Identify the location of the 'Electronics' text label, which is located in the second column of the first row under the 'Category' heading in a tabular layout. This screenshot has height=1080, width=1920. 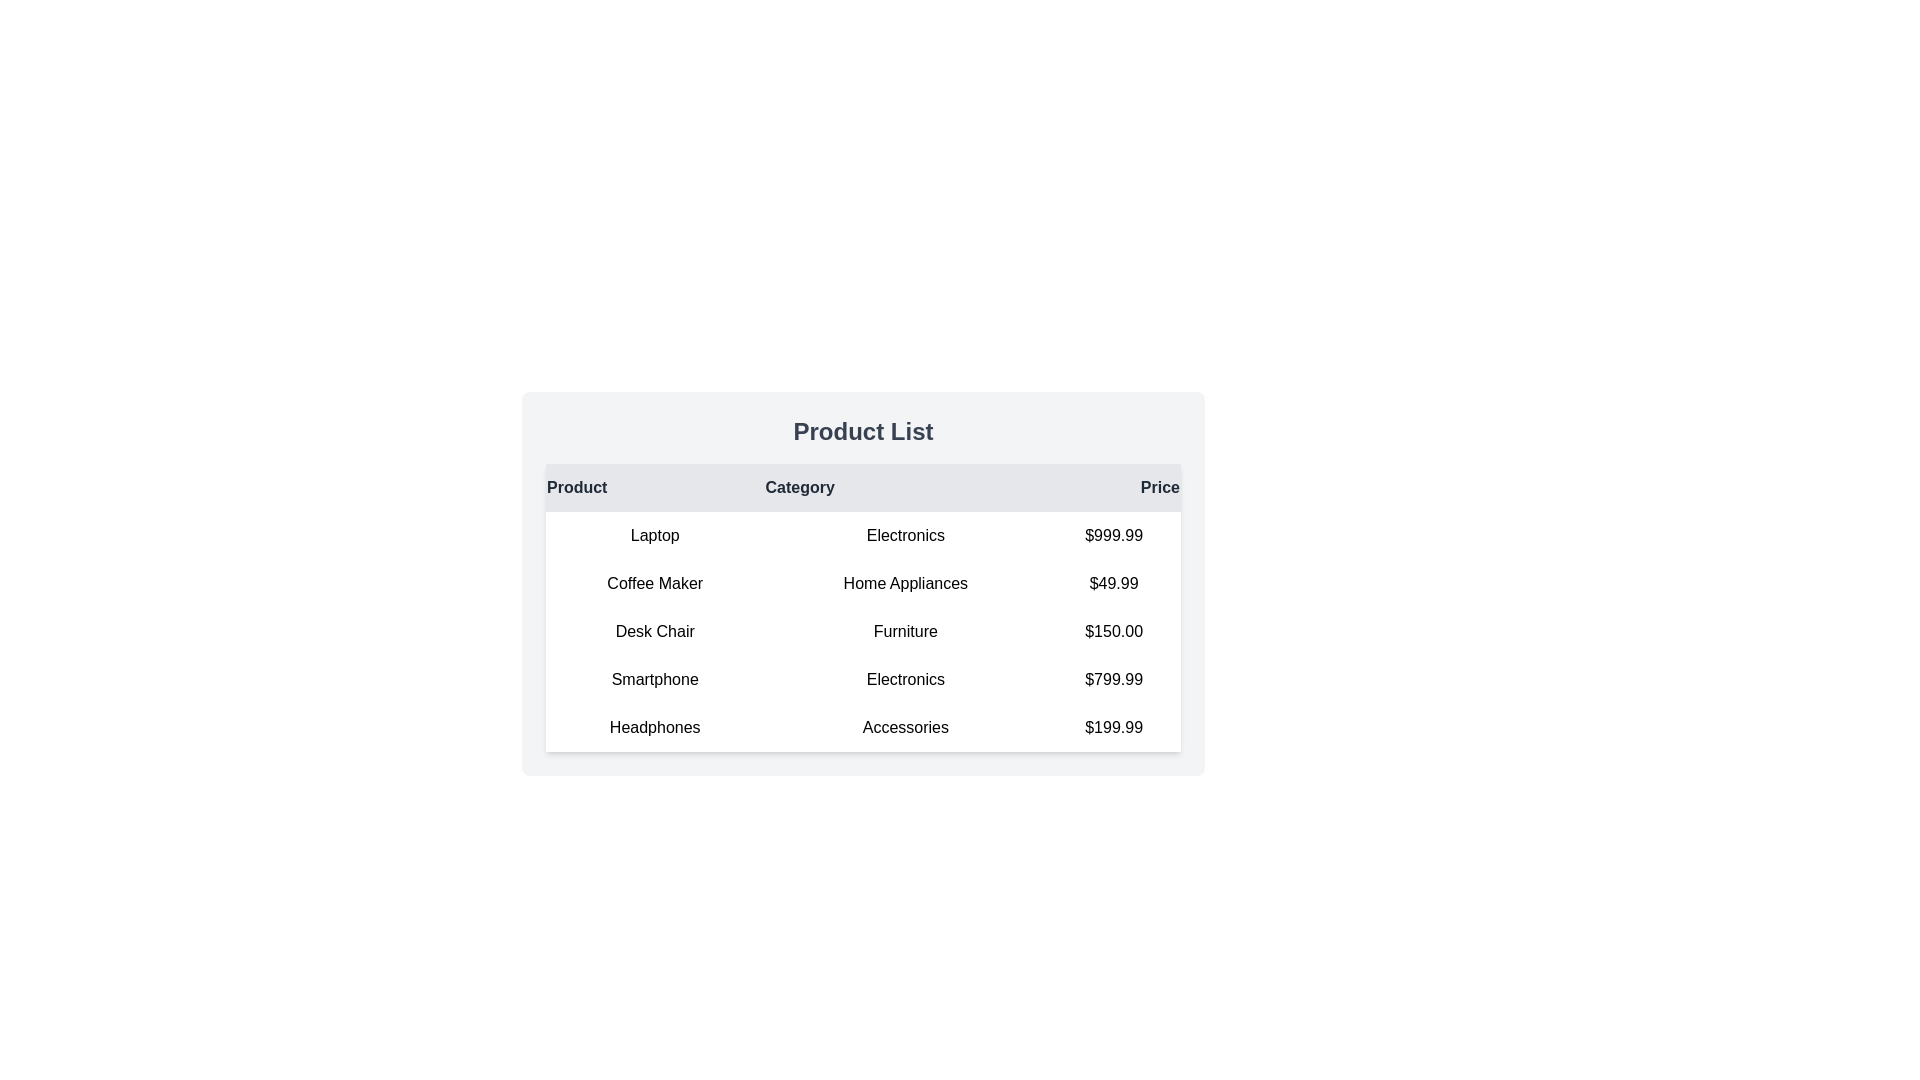
(904, 535).